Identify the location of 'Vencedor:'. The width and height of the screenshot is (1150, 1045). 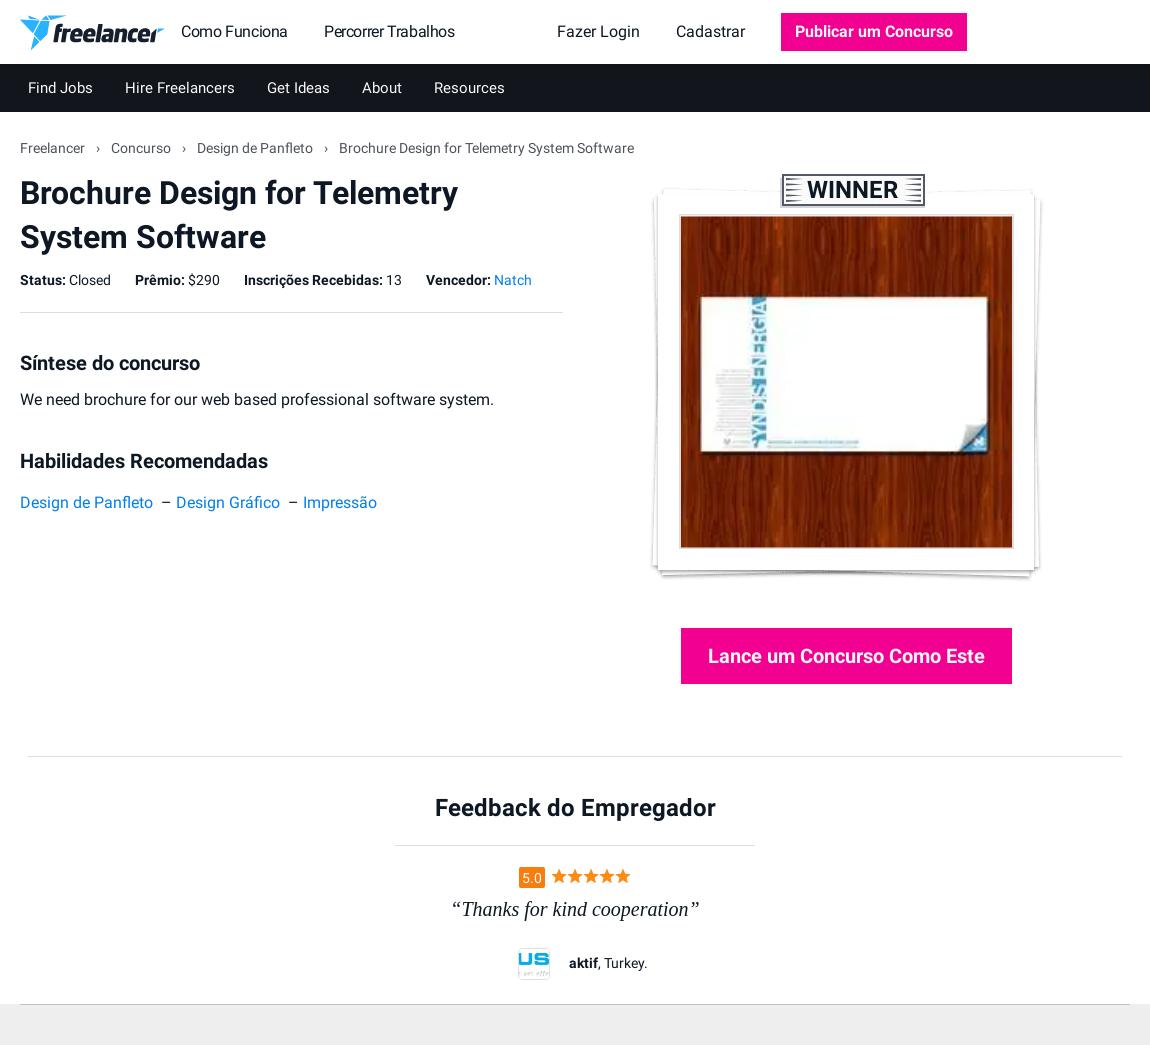
(458, 278).